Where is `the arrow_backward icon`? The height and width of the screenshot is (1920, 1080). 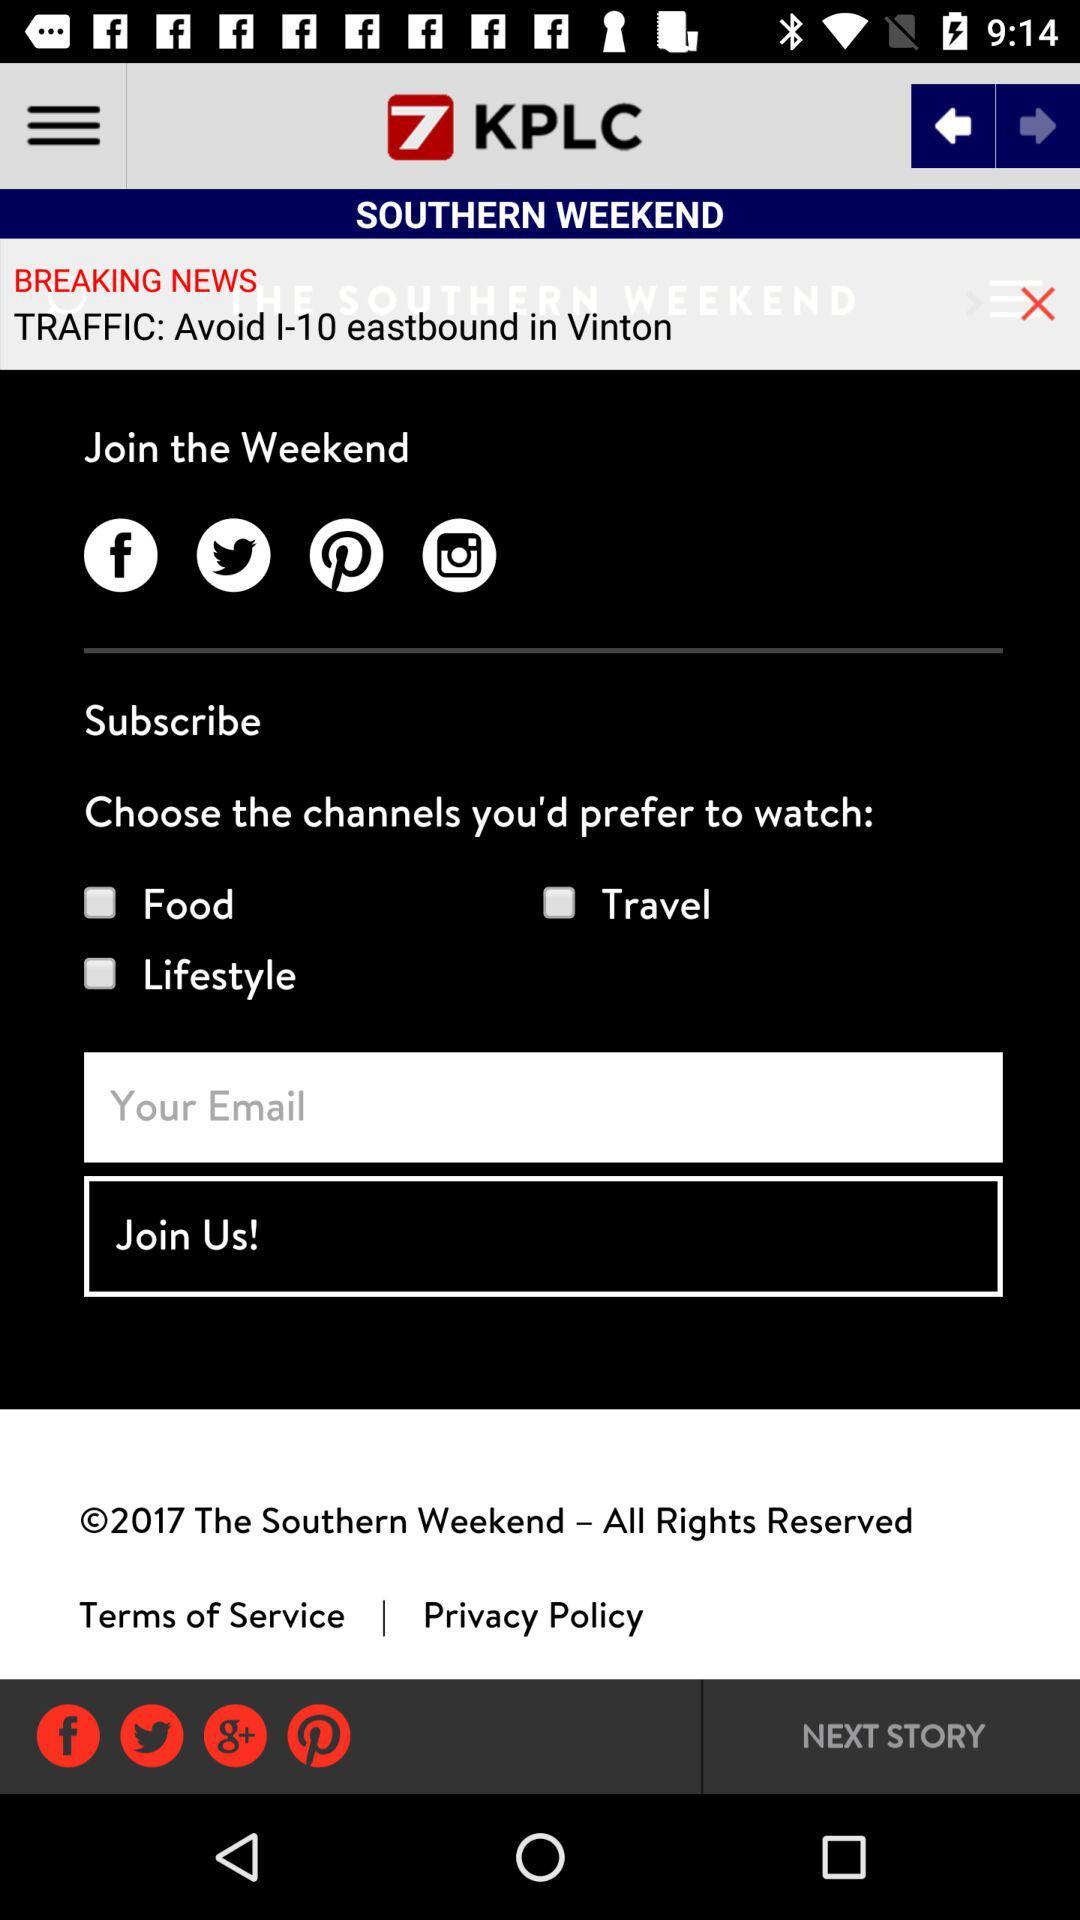 the arrow_backward icon is located at coordinates (952, 124).